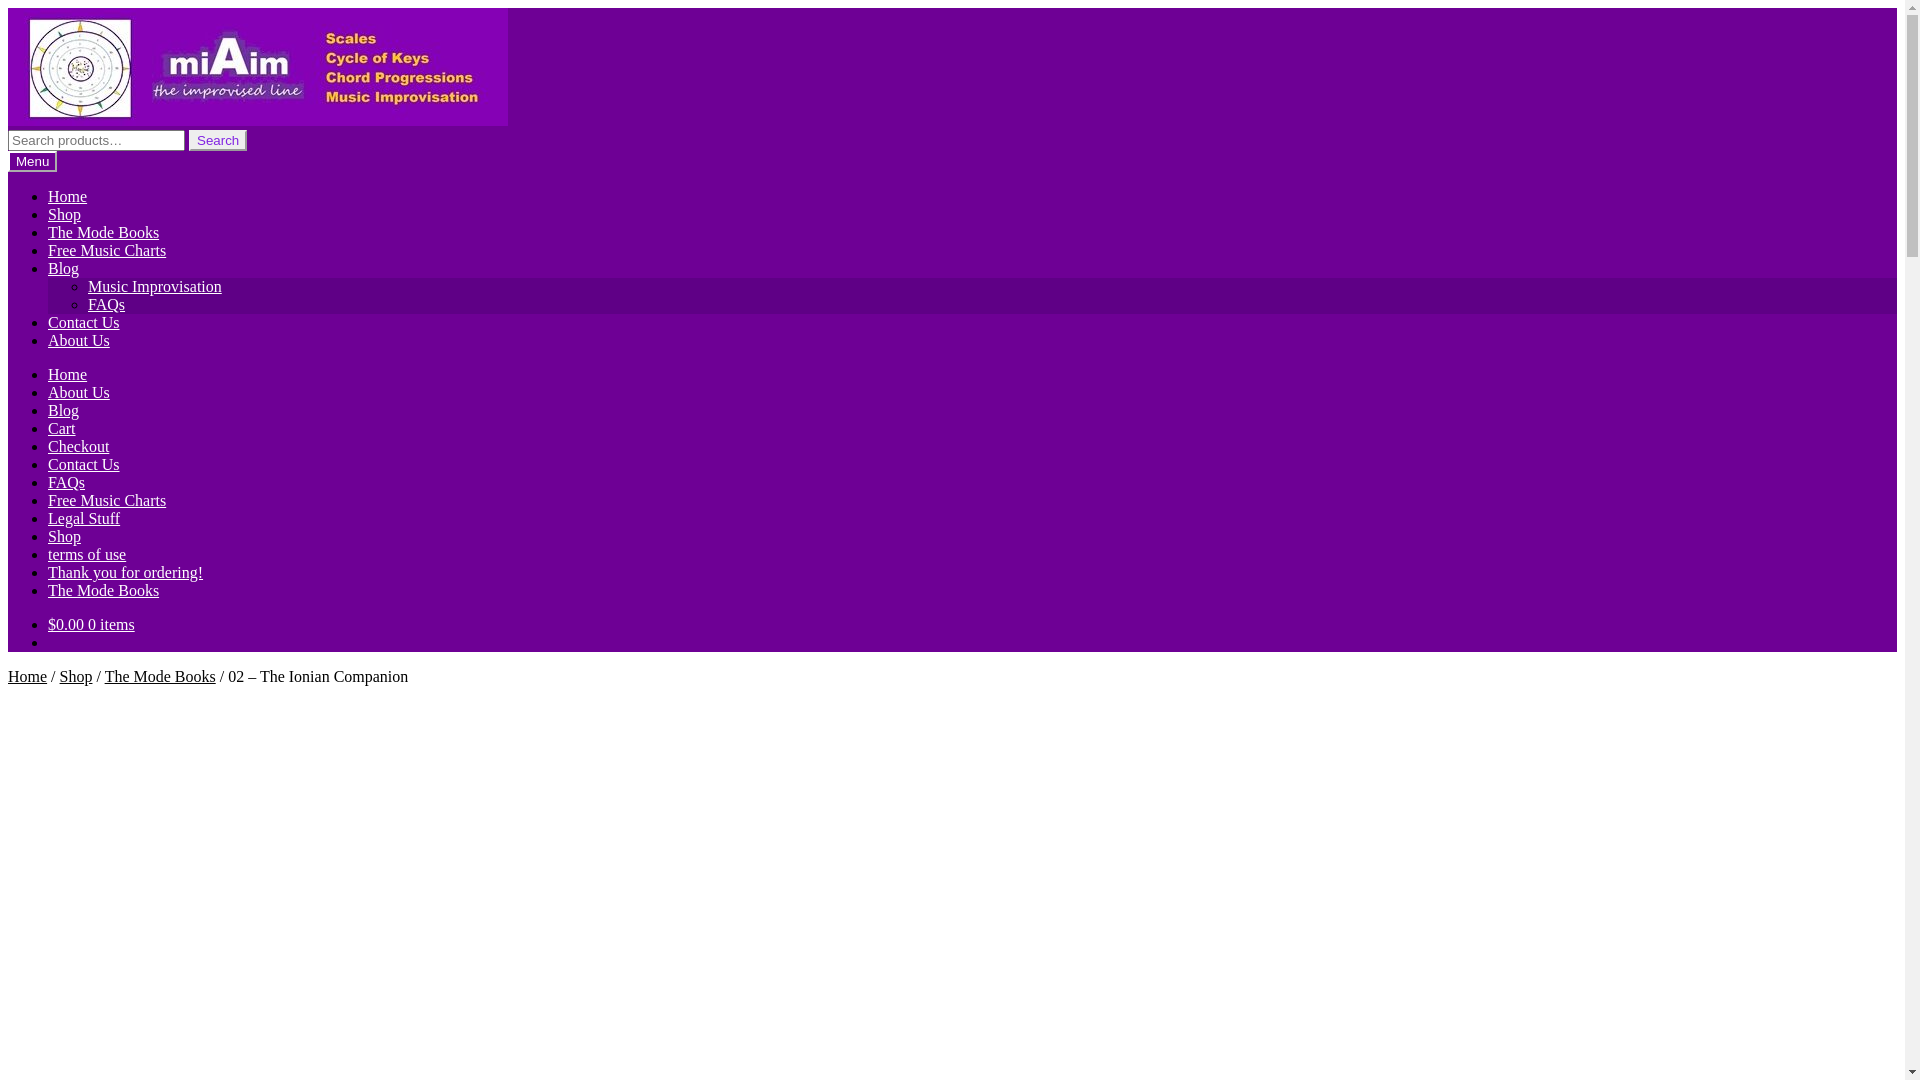 The image size is (1920, 1080). I want to click on 'Skip to navigation', so click(6, 7).